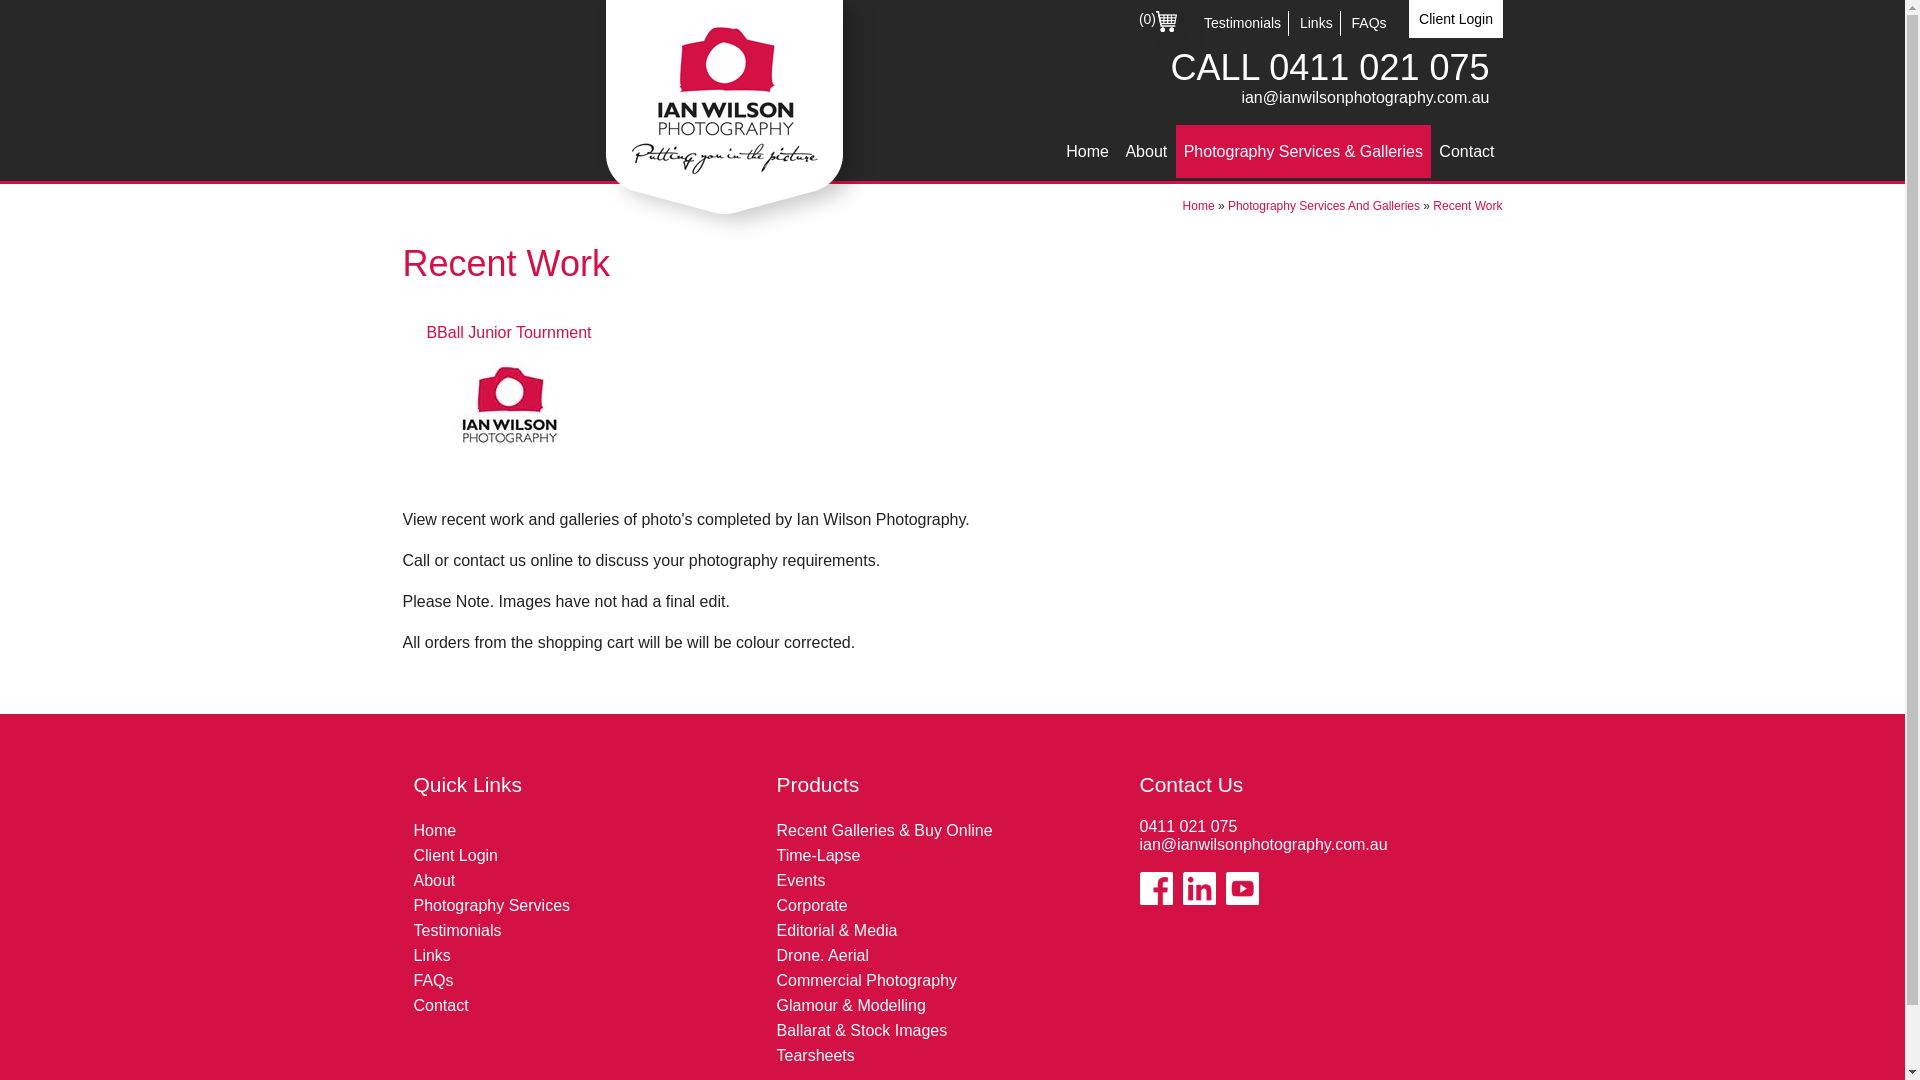 This screenshot has width=1920, height=1080. What do you see at coordinates (775, 879) in the screenshot?
I see `'Events'` at bounding box center [775, 879].